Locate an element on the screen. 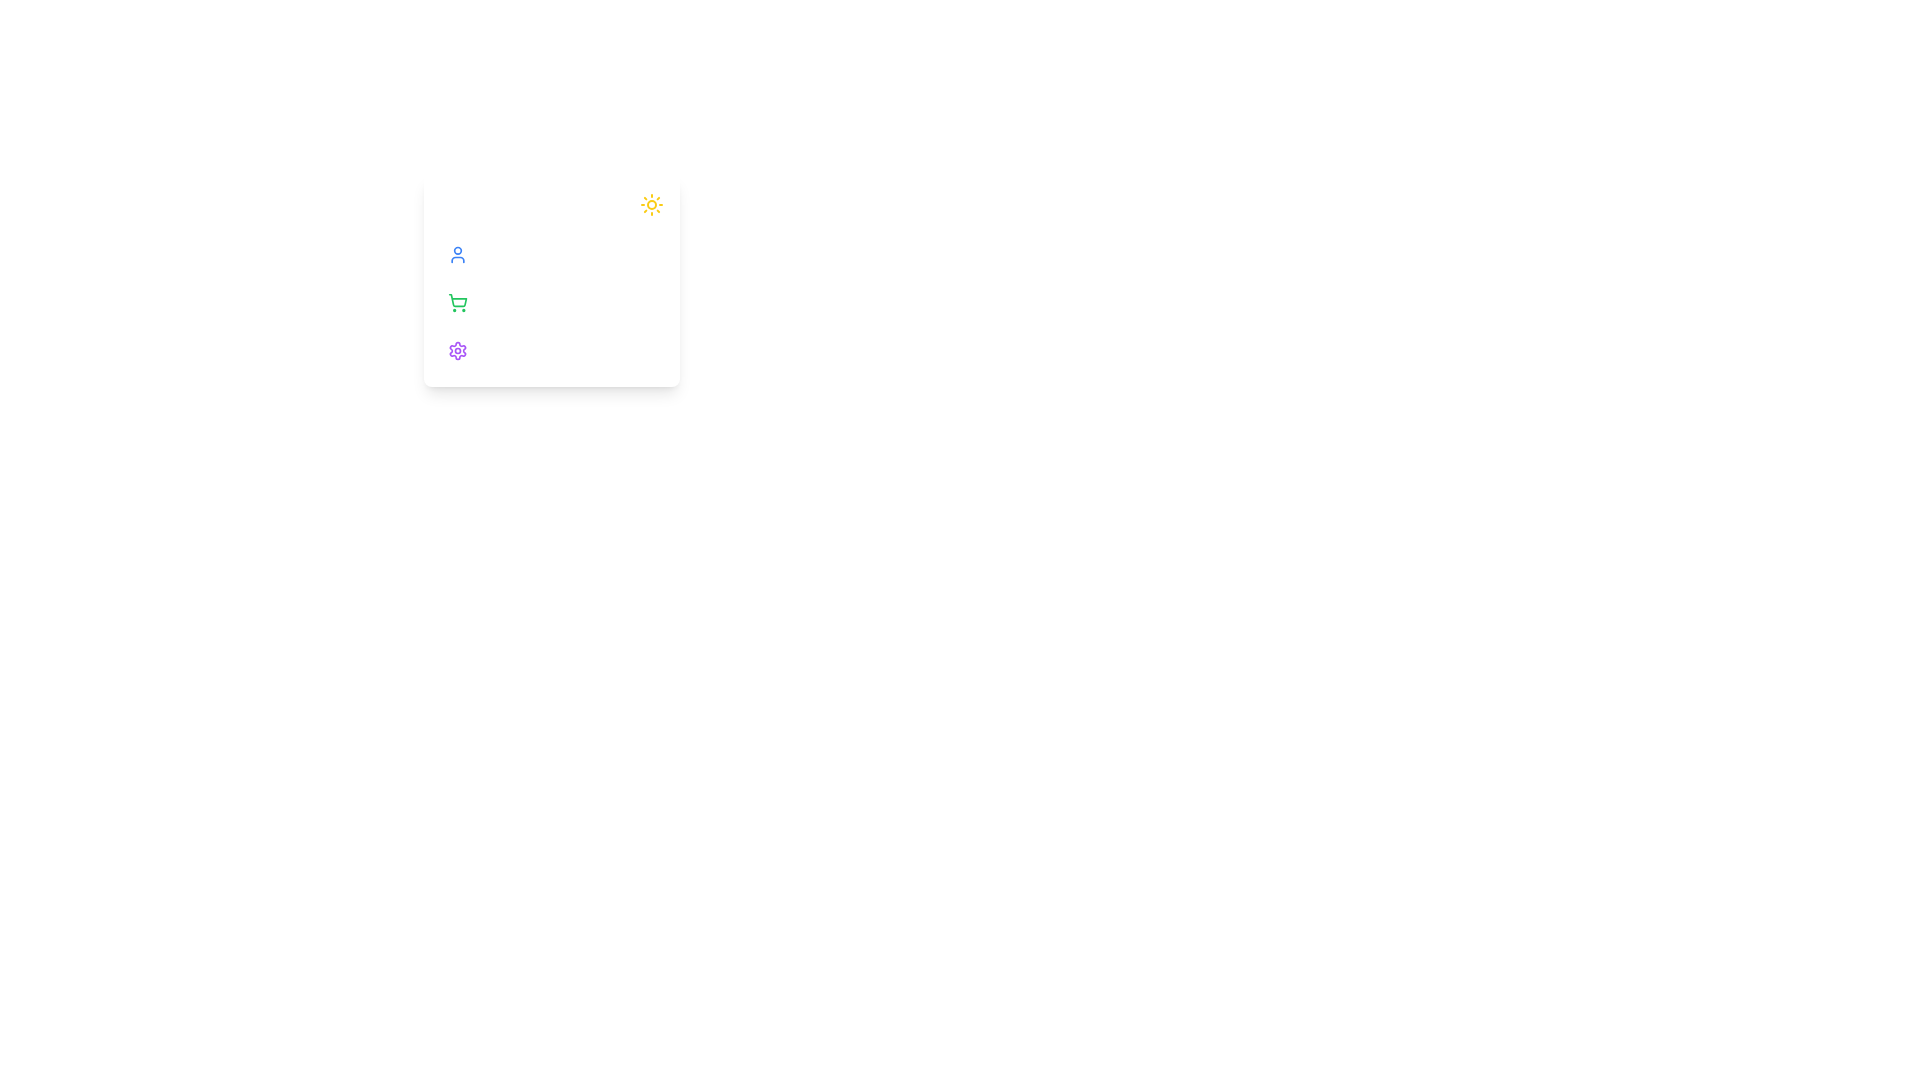 Image resolution: width=1920 pixels, height=1080 pixels. the option Settings in the sidebar to view its hover effect is located at coordinates (552, 350).